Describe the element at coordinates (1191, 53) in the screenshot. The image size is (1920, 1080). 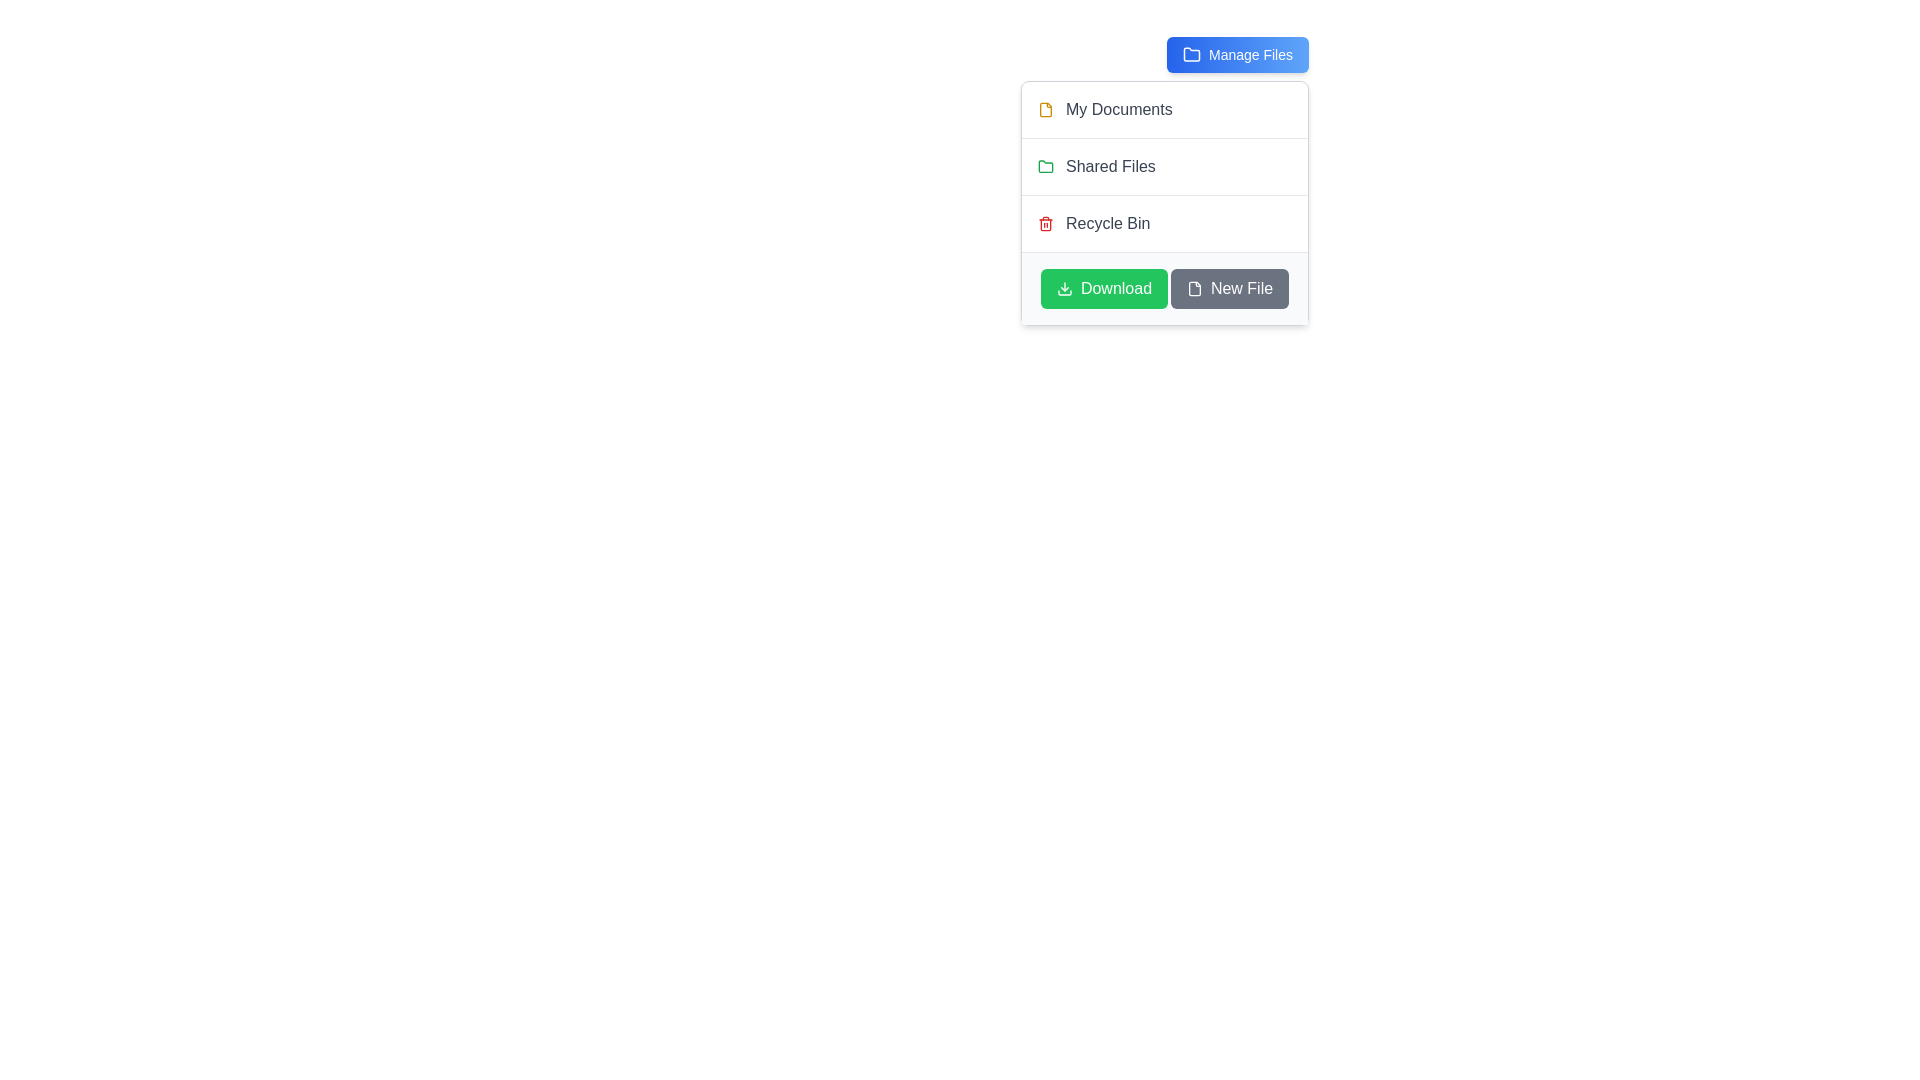
I see `the small blue outline folder icon located to the left of the 'Manage Files' text in the button at the top-right corner of the interface` at that location.